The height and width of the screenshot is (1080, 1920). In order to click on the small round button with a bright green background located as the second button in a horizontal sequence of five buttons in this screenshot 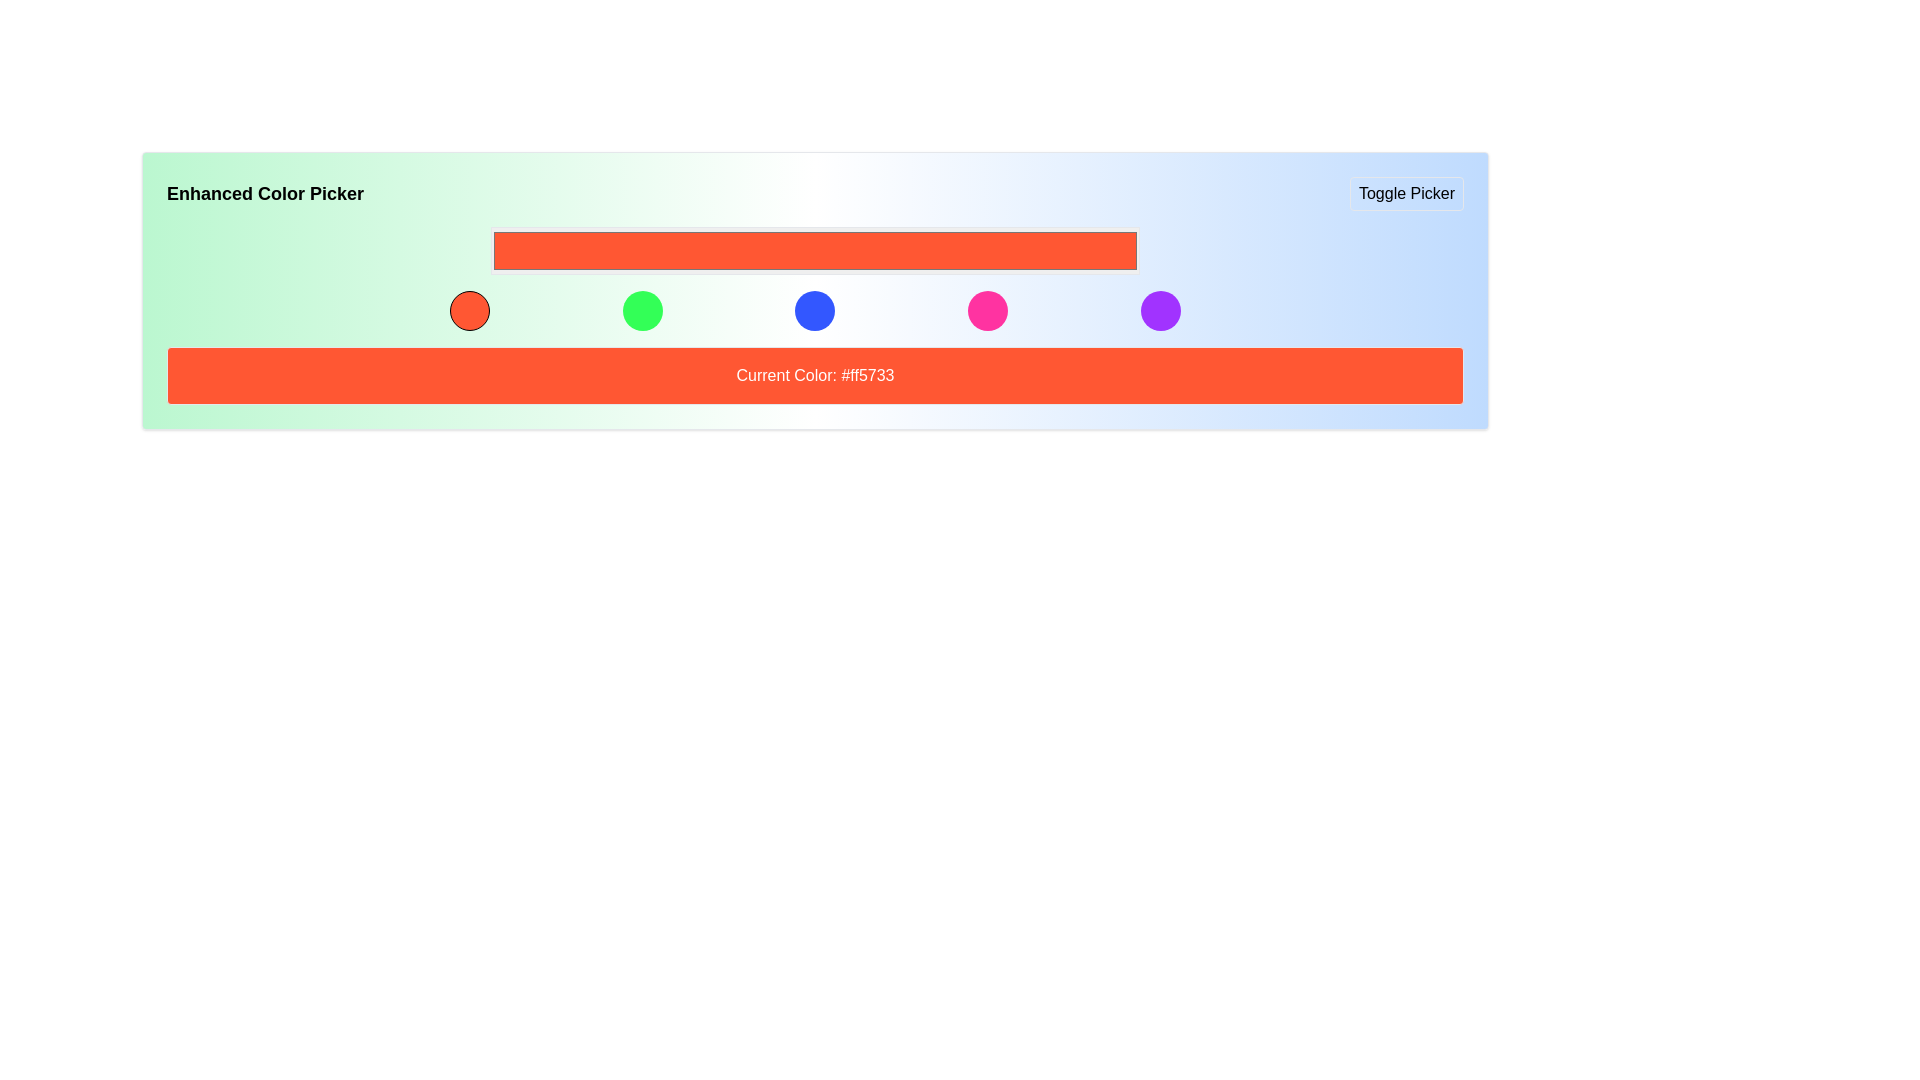, I will do `click(642, 311)`.